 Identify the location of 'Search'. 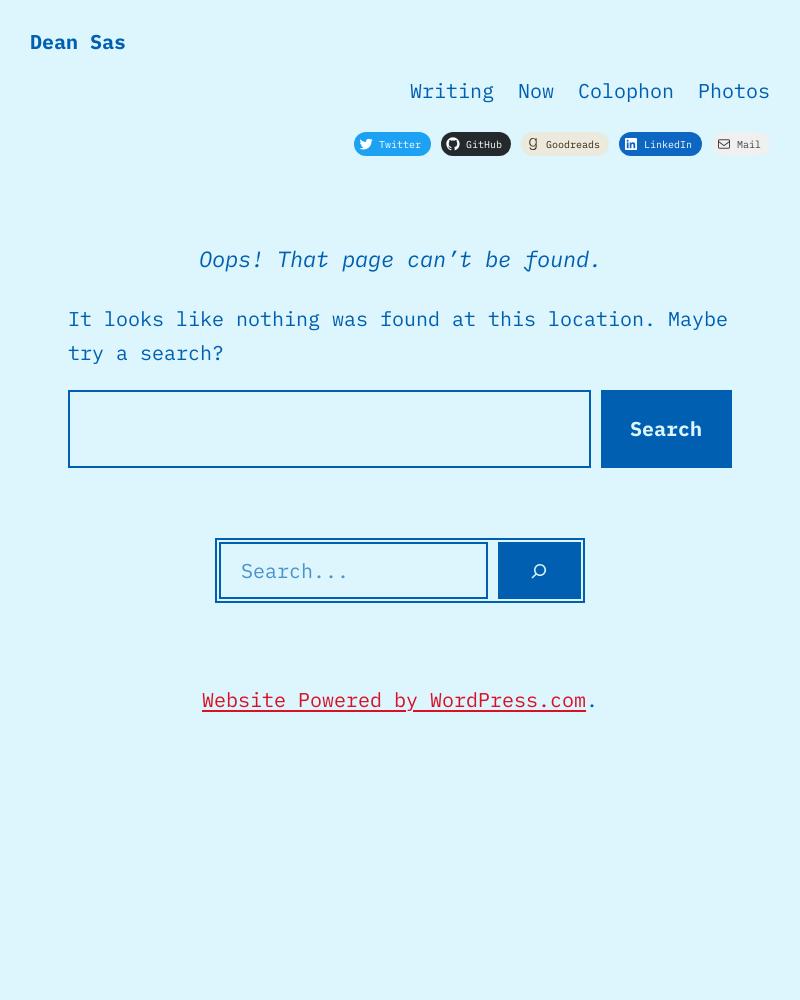
(665, 428).